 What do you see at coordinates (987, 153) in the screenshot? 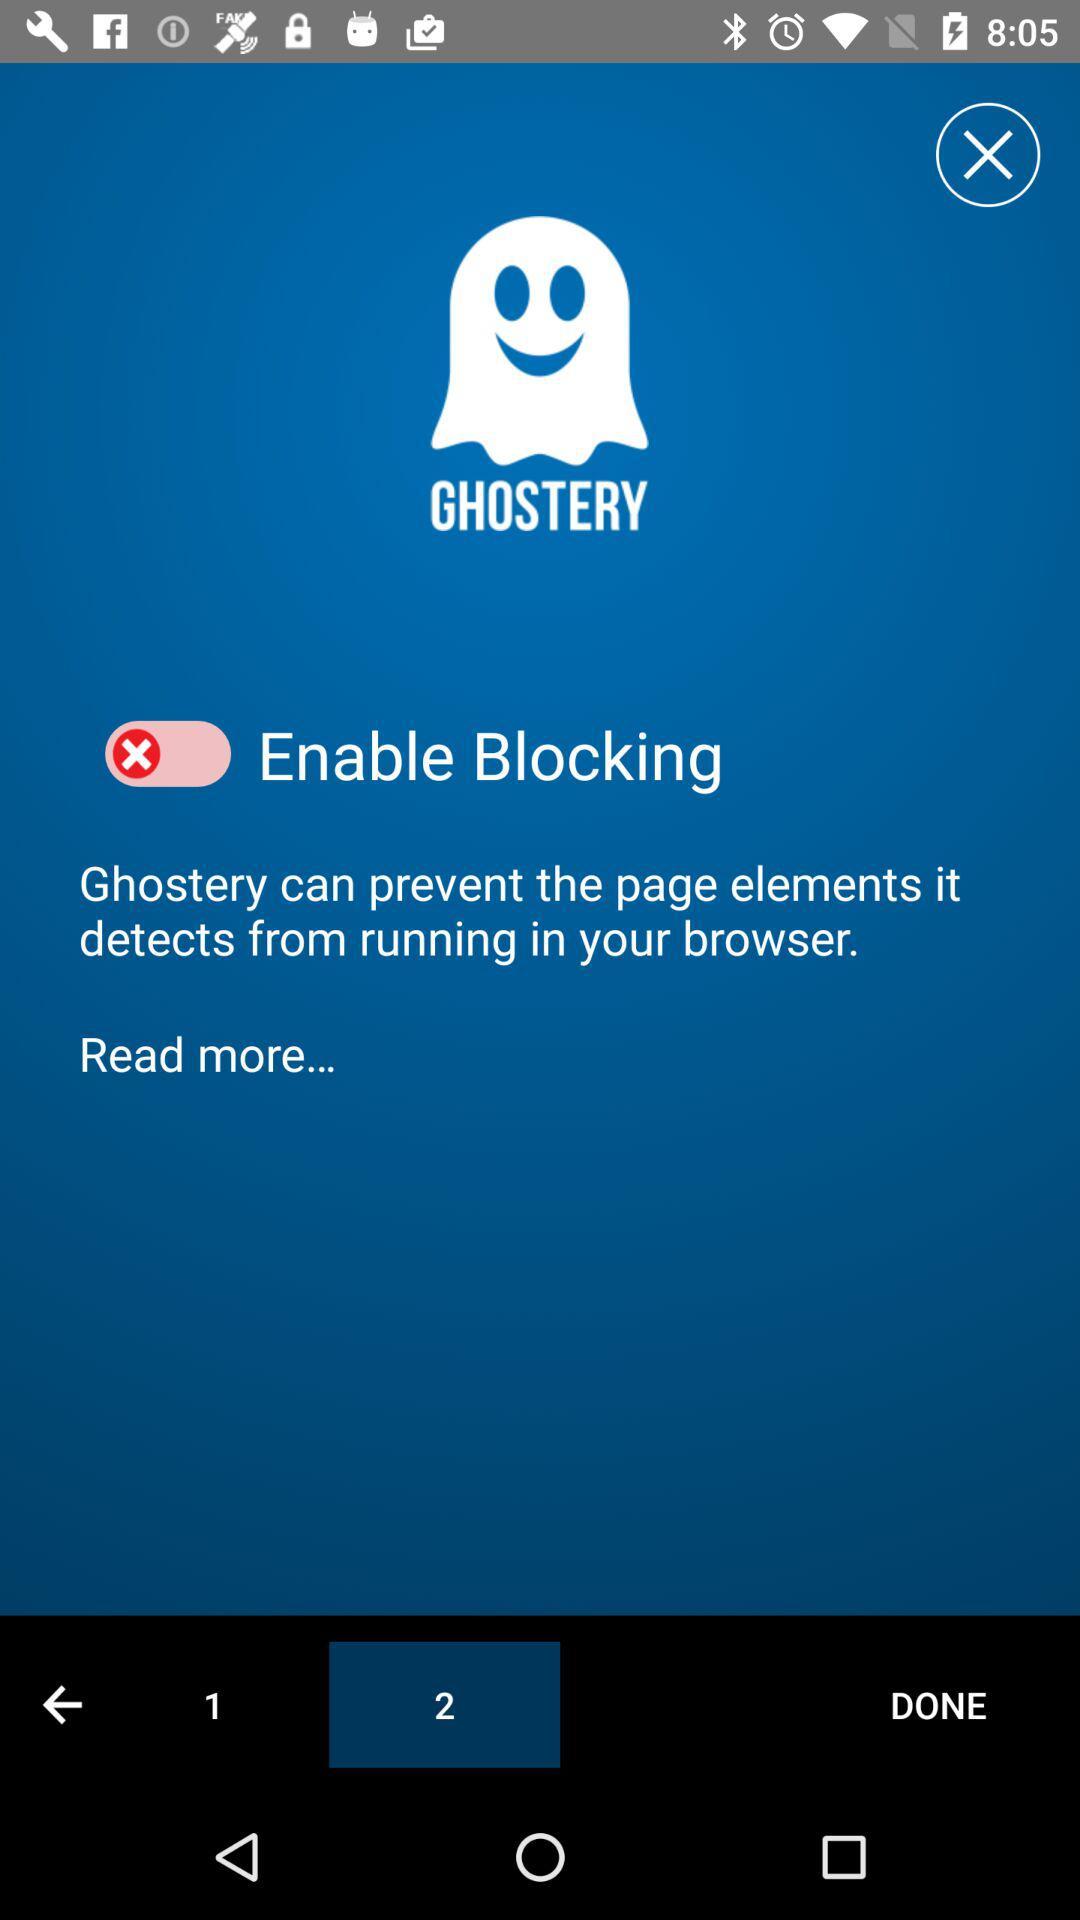
I see `exit page` at bounding box center [987, 153].